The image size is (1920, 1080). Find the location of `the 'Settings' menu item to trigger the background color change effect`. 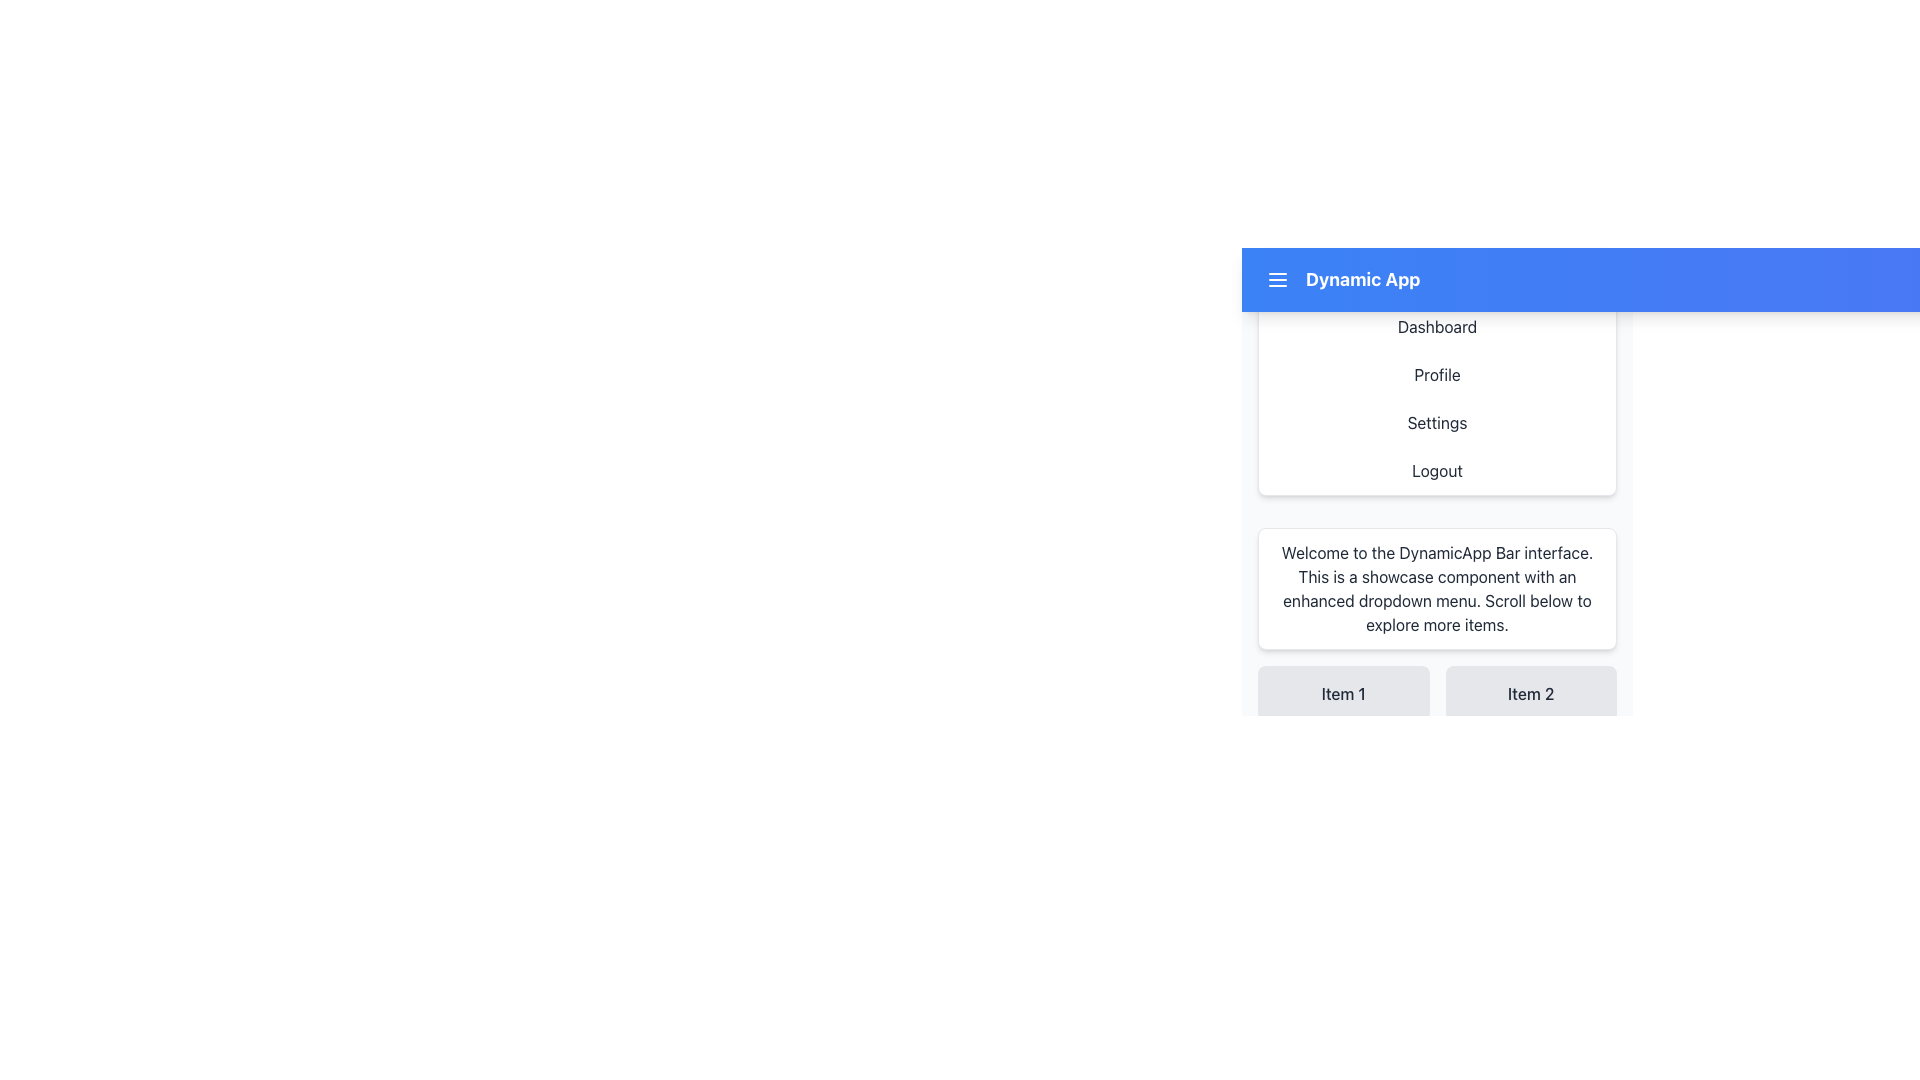

the 'Settings' menu item to trigger the background color change effect is located at coordinates (1436, 422).